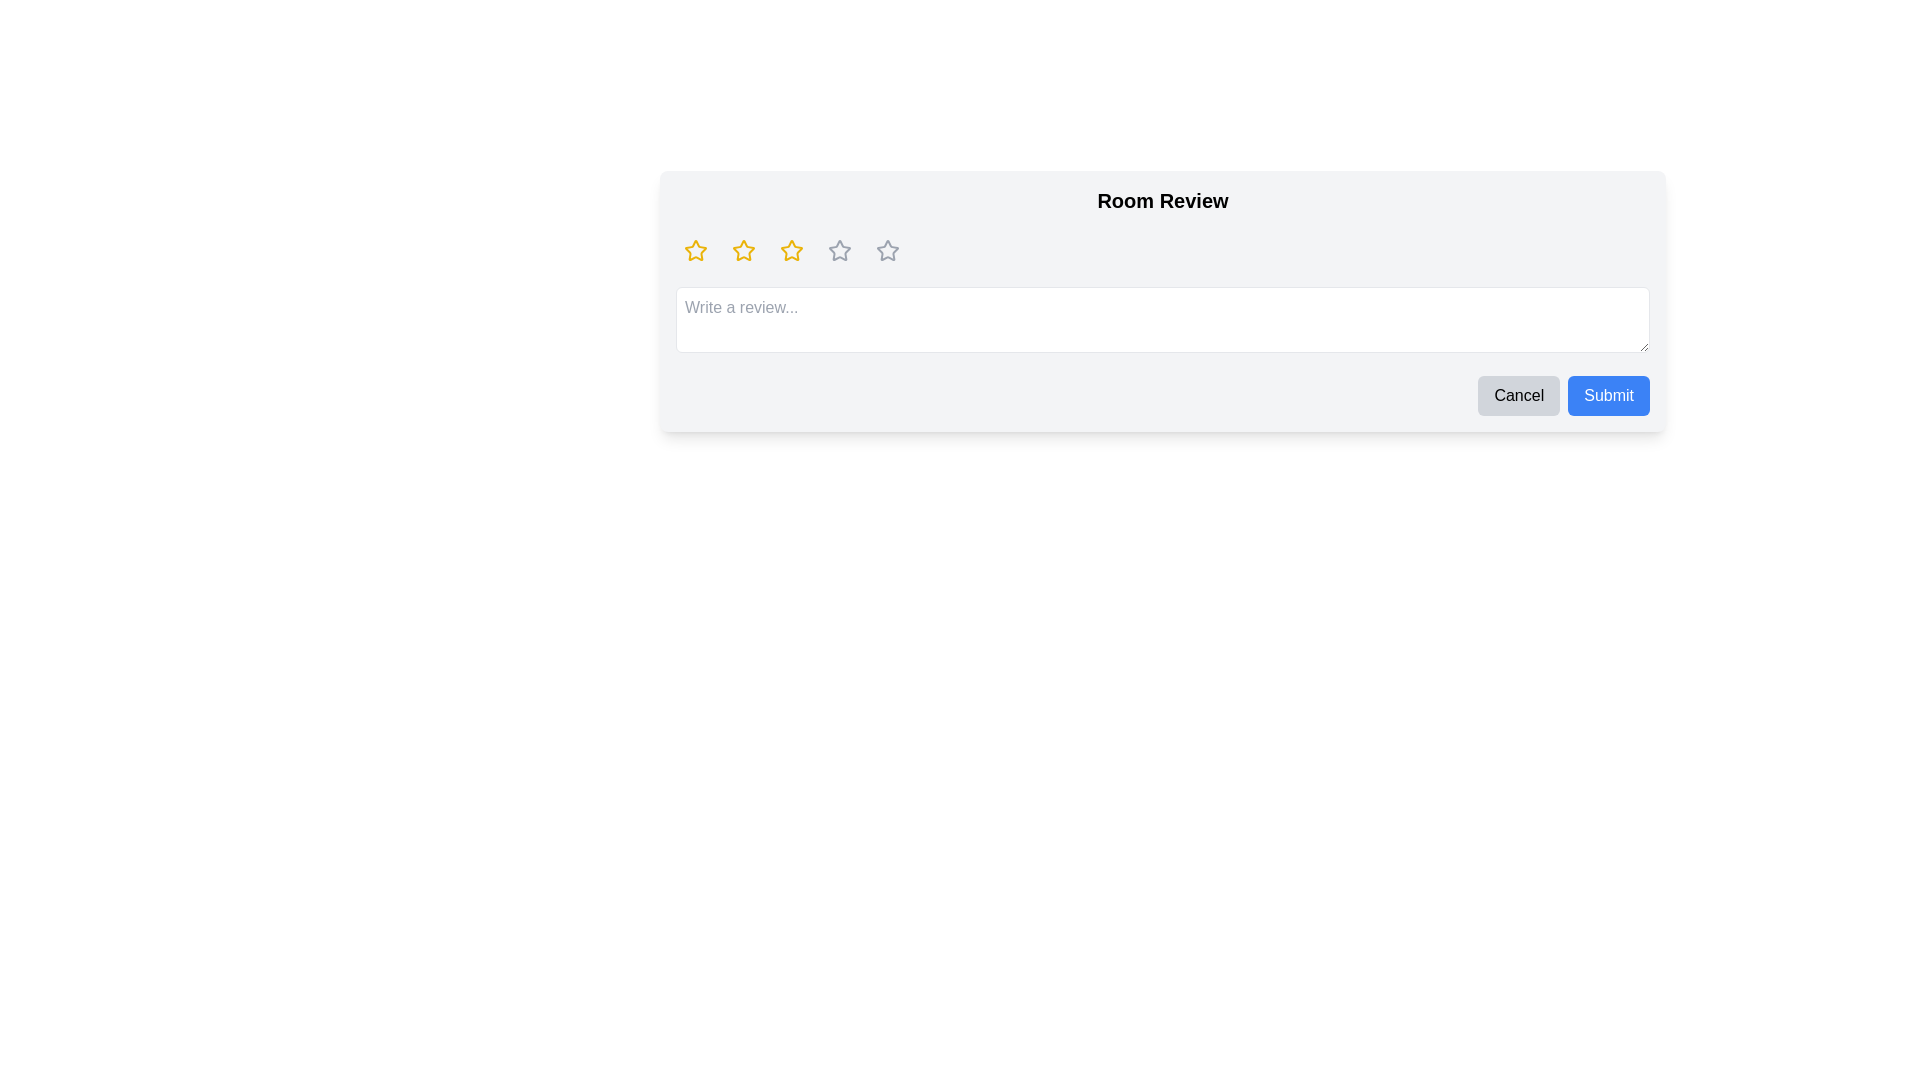 The width and height of the screenshot is (1920, 1080). Describe the element at coordinates (696, 249) in the screenshot. I see `the first star-shaped rating icon, which is yellow and has rounded edges, to trigger the tooltip or styling effect` at that location.